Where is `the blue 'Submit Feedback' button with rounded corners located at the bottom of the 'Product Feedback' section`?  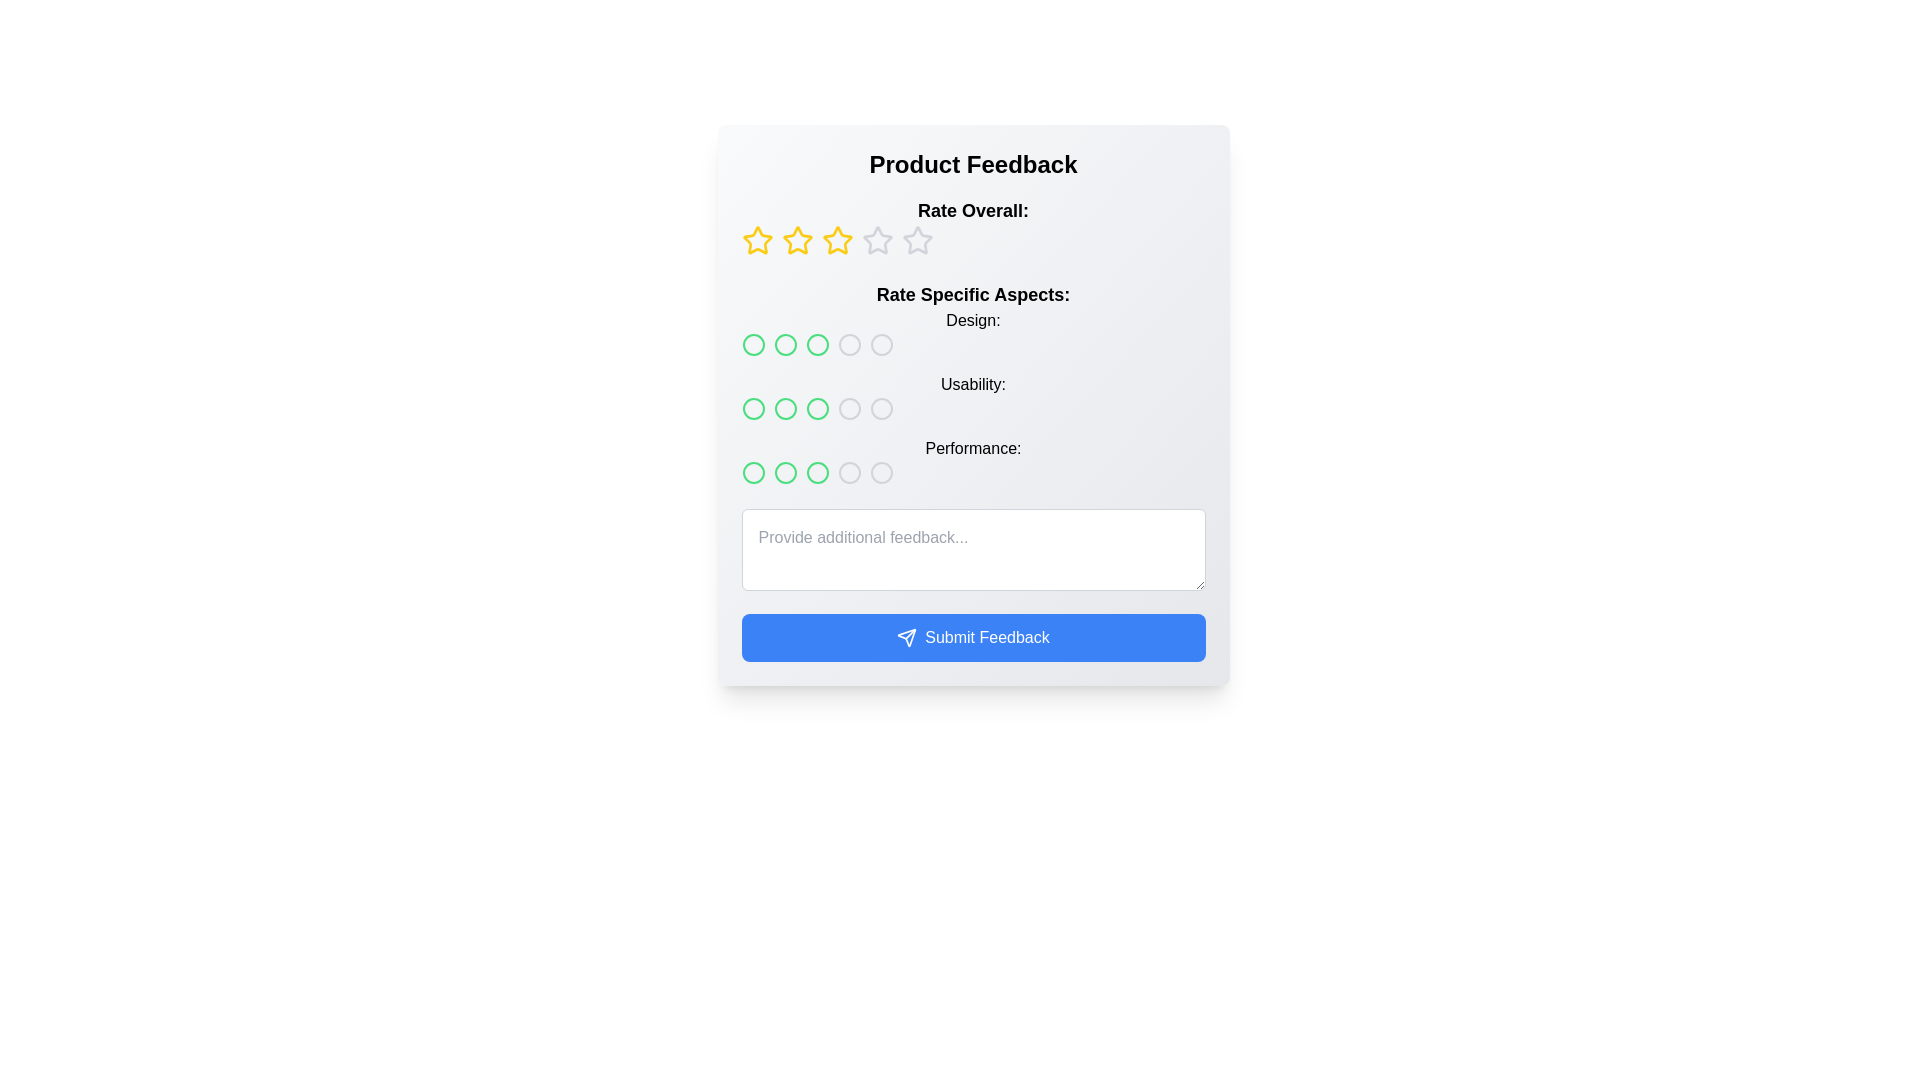 the blue 'Submit Feedback' button with rounded corners located at the bottom of the 'Product Feedback' section is located at coordinates (973, 637).